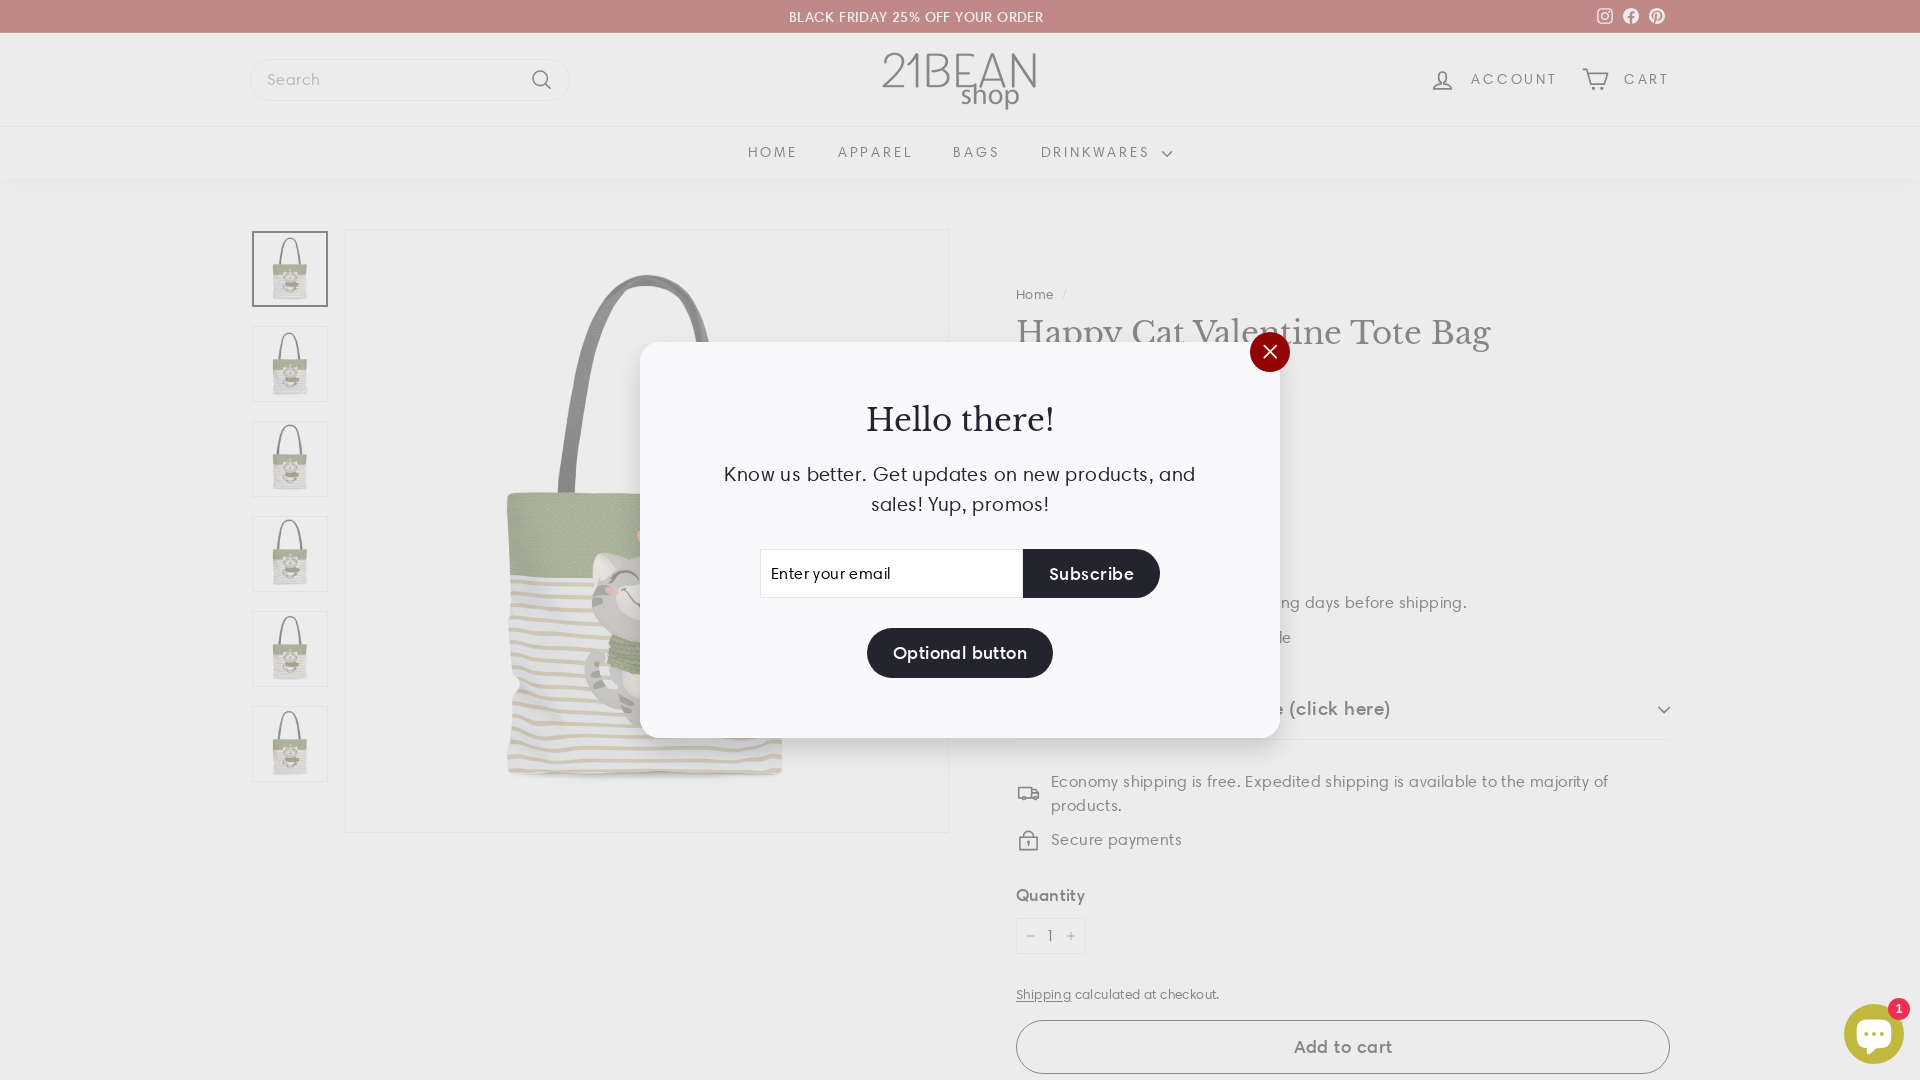  What do you see at coordinates (1656, 15) in the screenshot?
I see `'Pinterest'` at bounding box center [1656, 15].